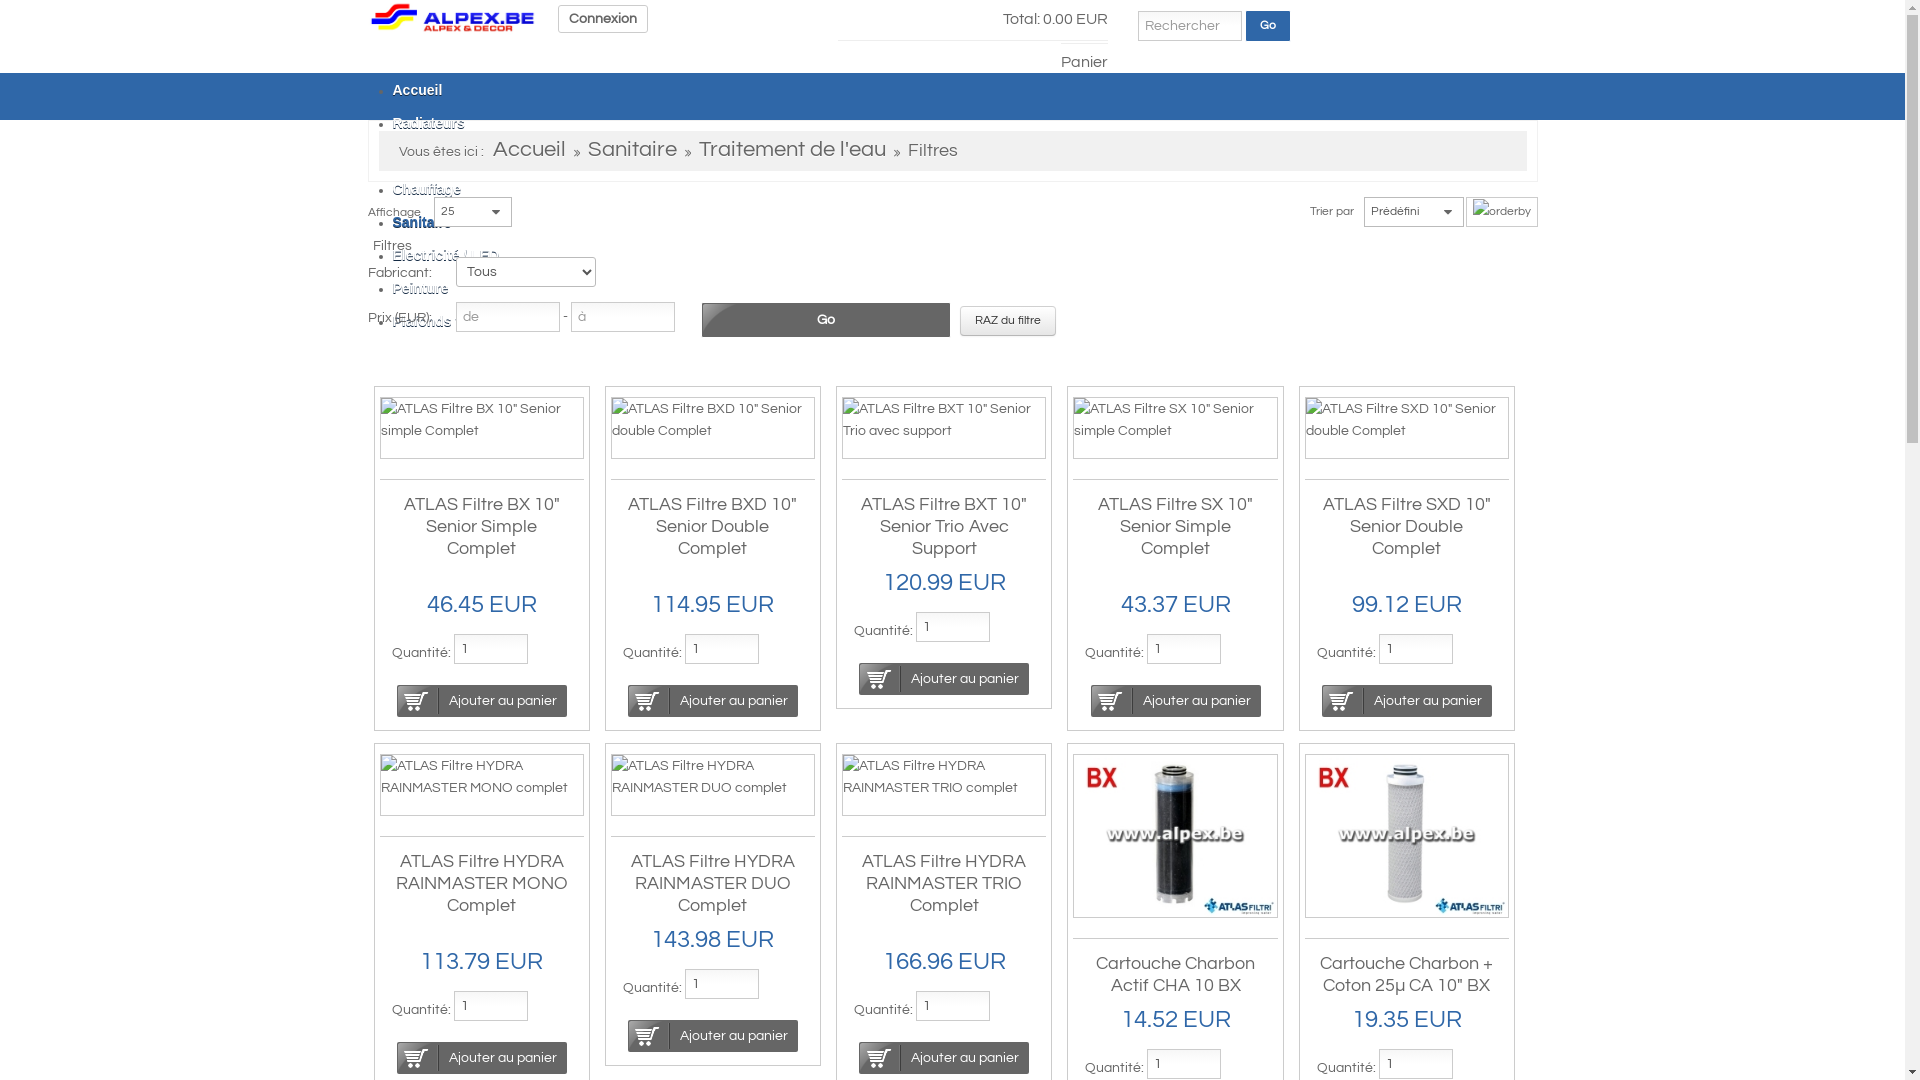 The width and height of the screenshot is (1920, 1080). I want to click on 'Ajouter au panier', so click(859, 1056).